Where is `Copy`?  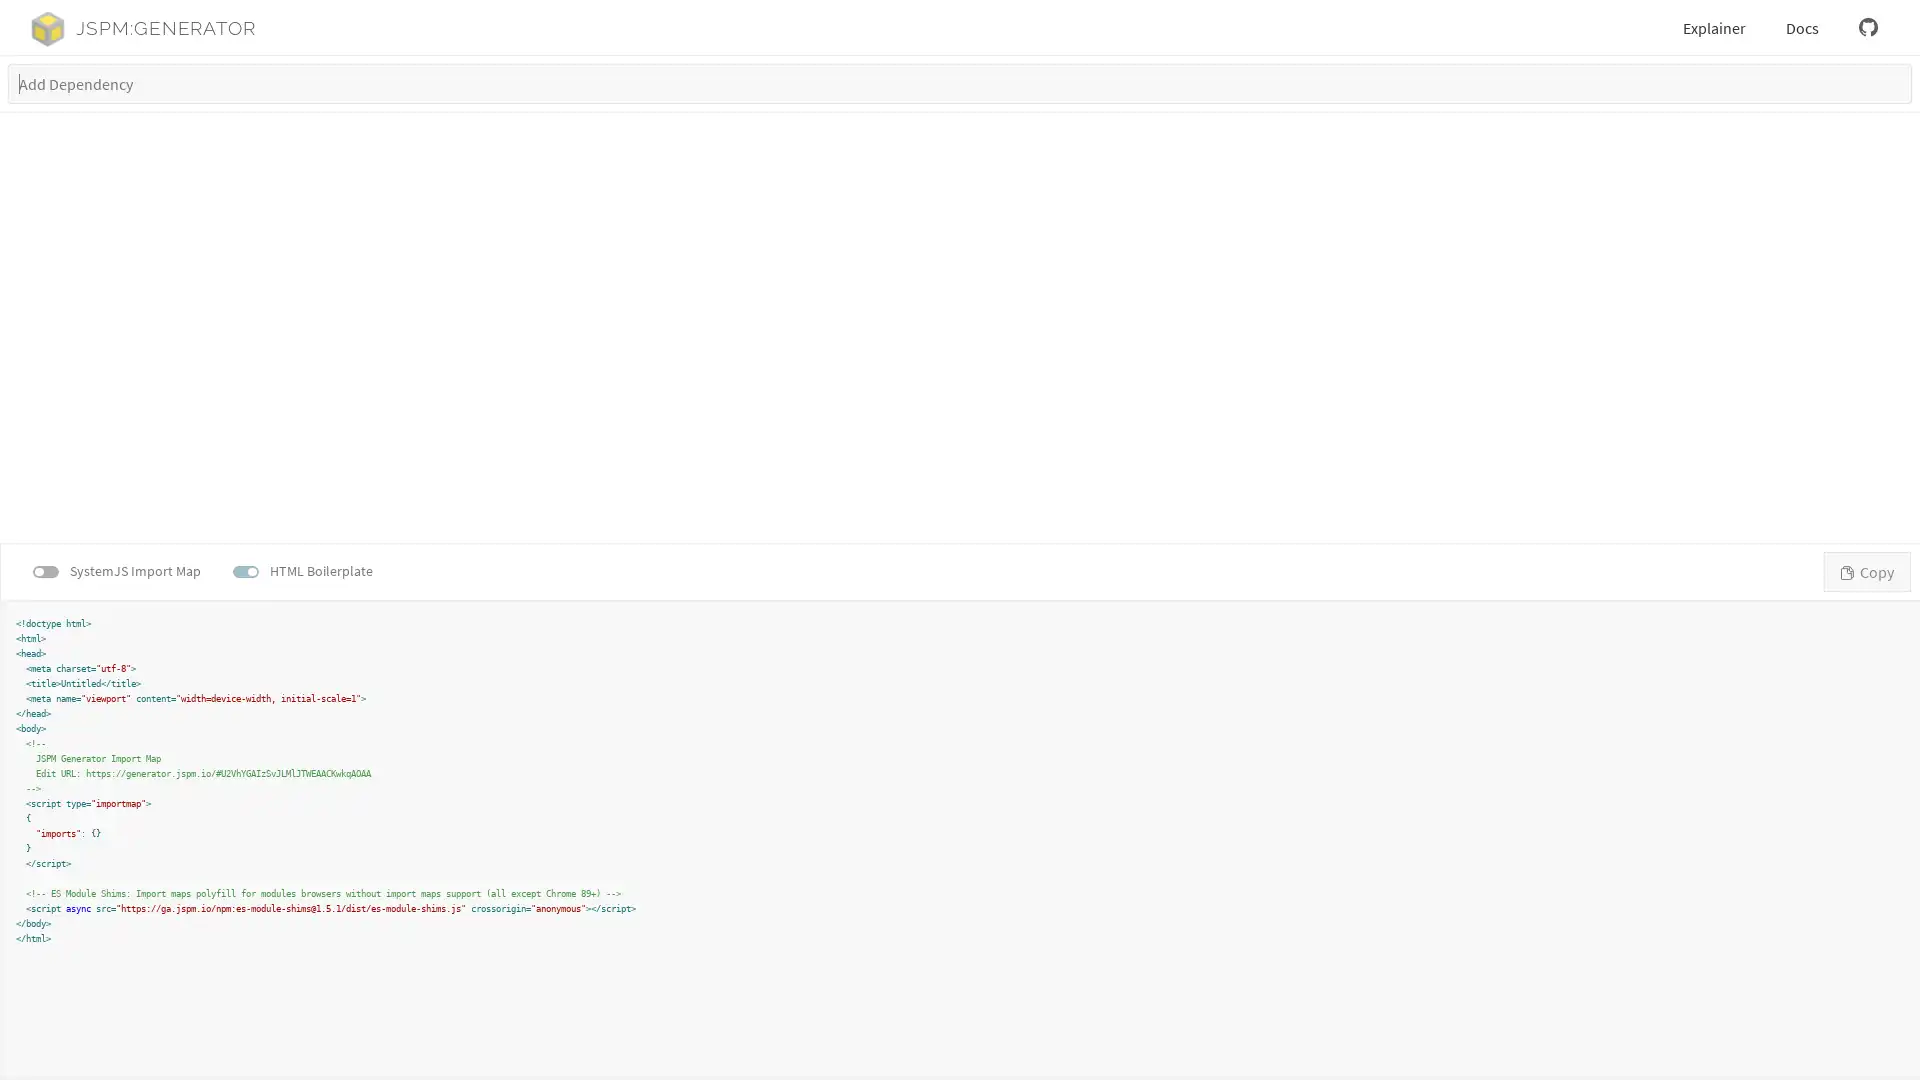 Copy is located at coordinates (1866, 571).